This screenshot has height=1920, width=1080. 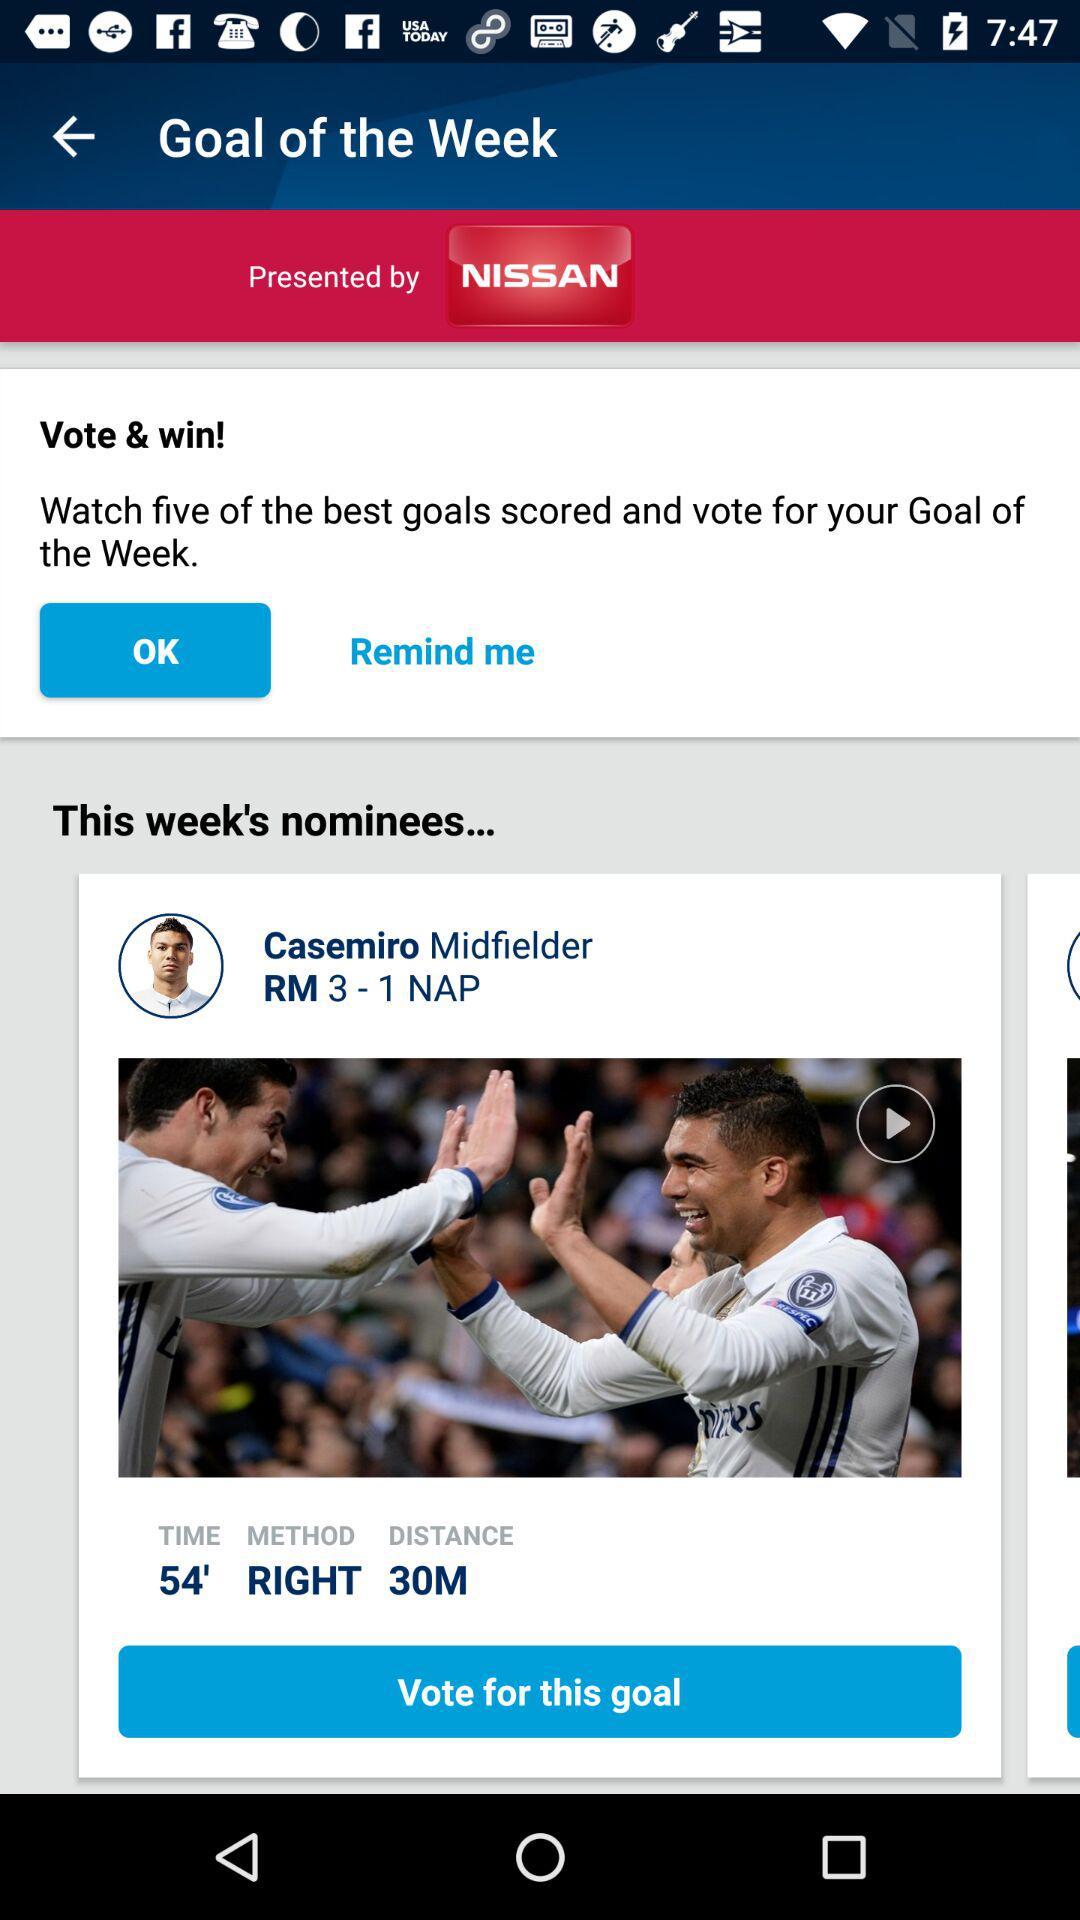 What do you see at coordinates (72, 135) in the screenshot?
I see `app to the left of the goal of the` at bounding box center [72, 135].